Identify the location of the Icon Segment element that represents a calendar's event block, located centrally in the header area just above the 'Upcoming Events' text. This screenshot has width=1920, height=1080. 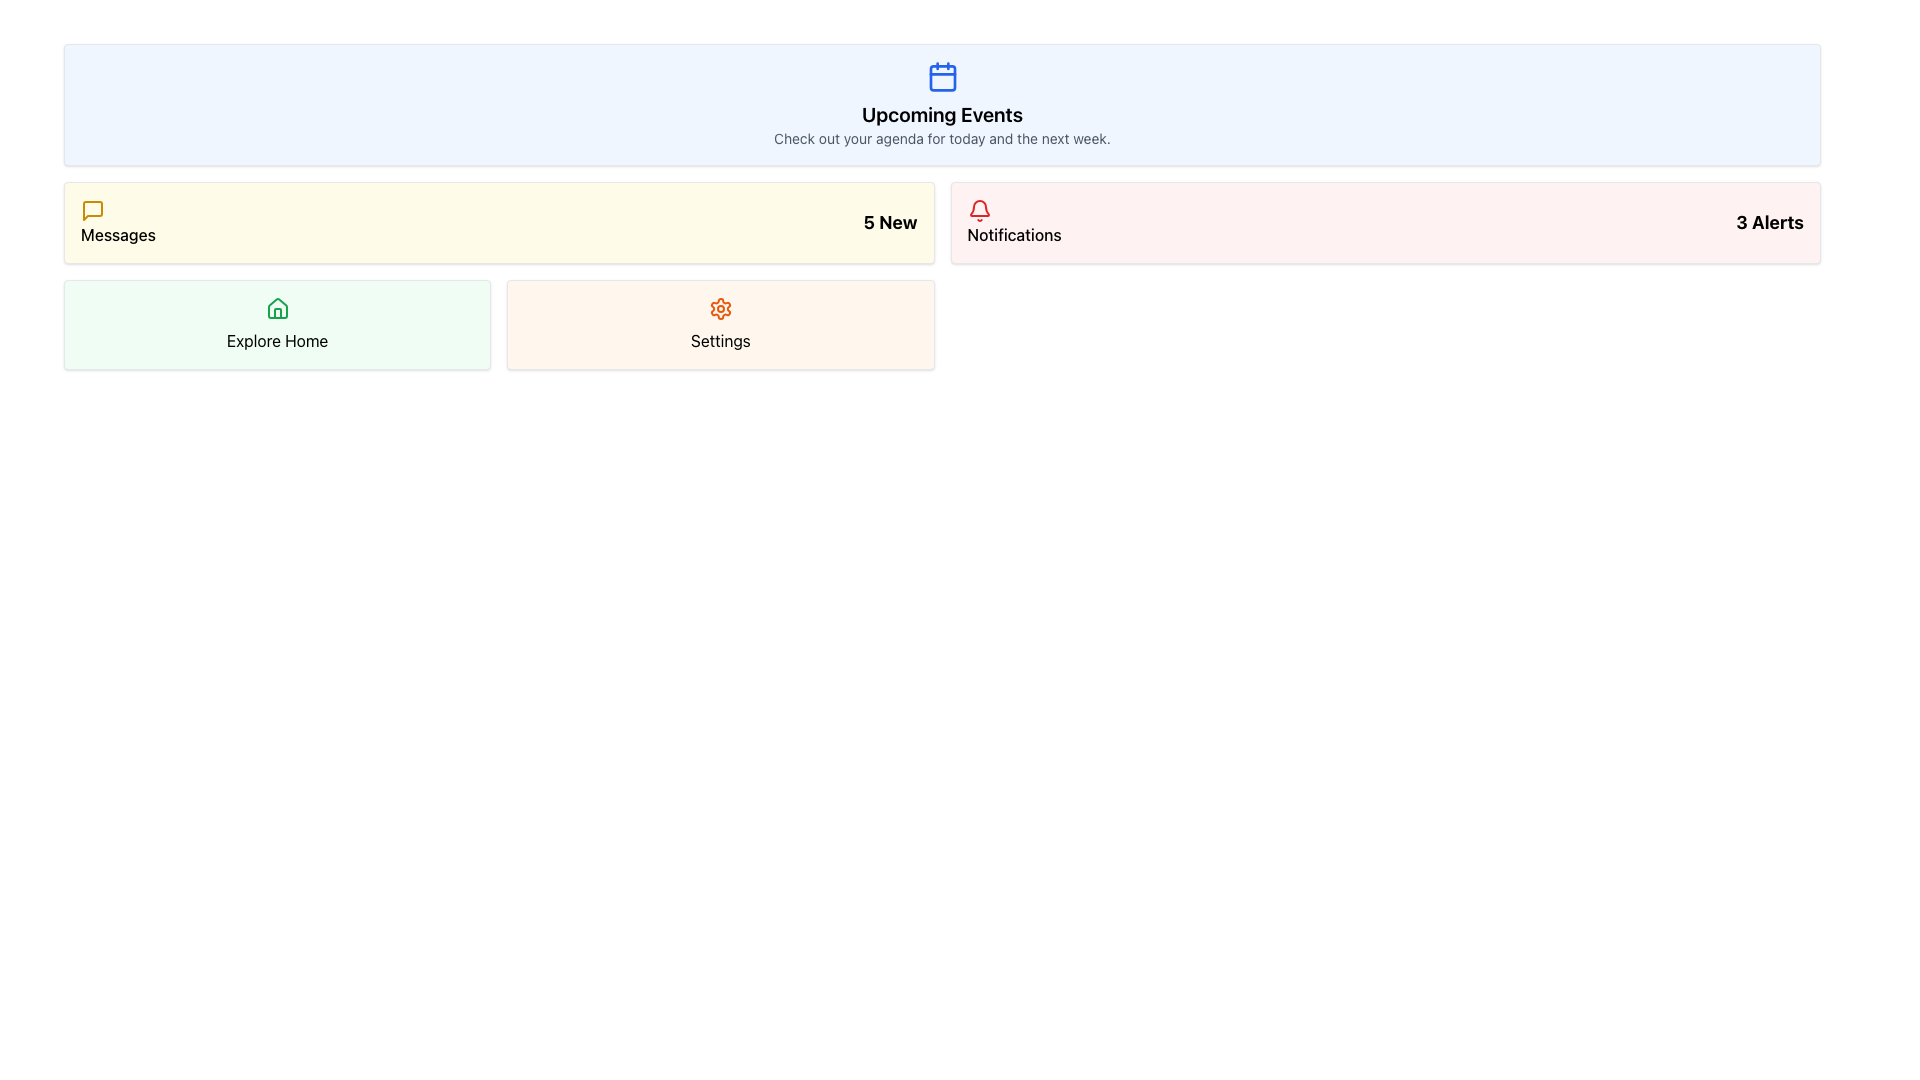
(941, 77).